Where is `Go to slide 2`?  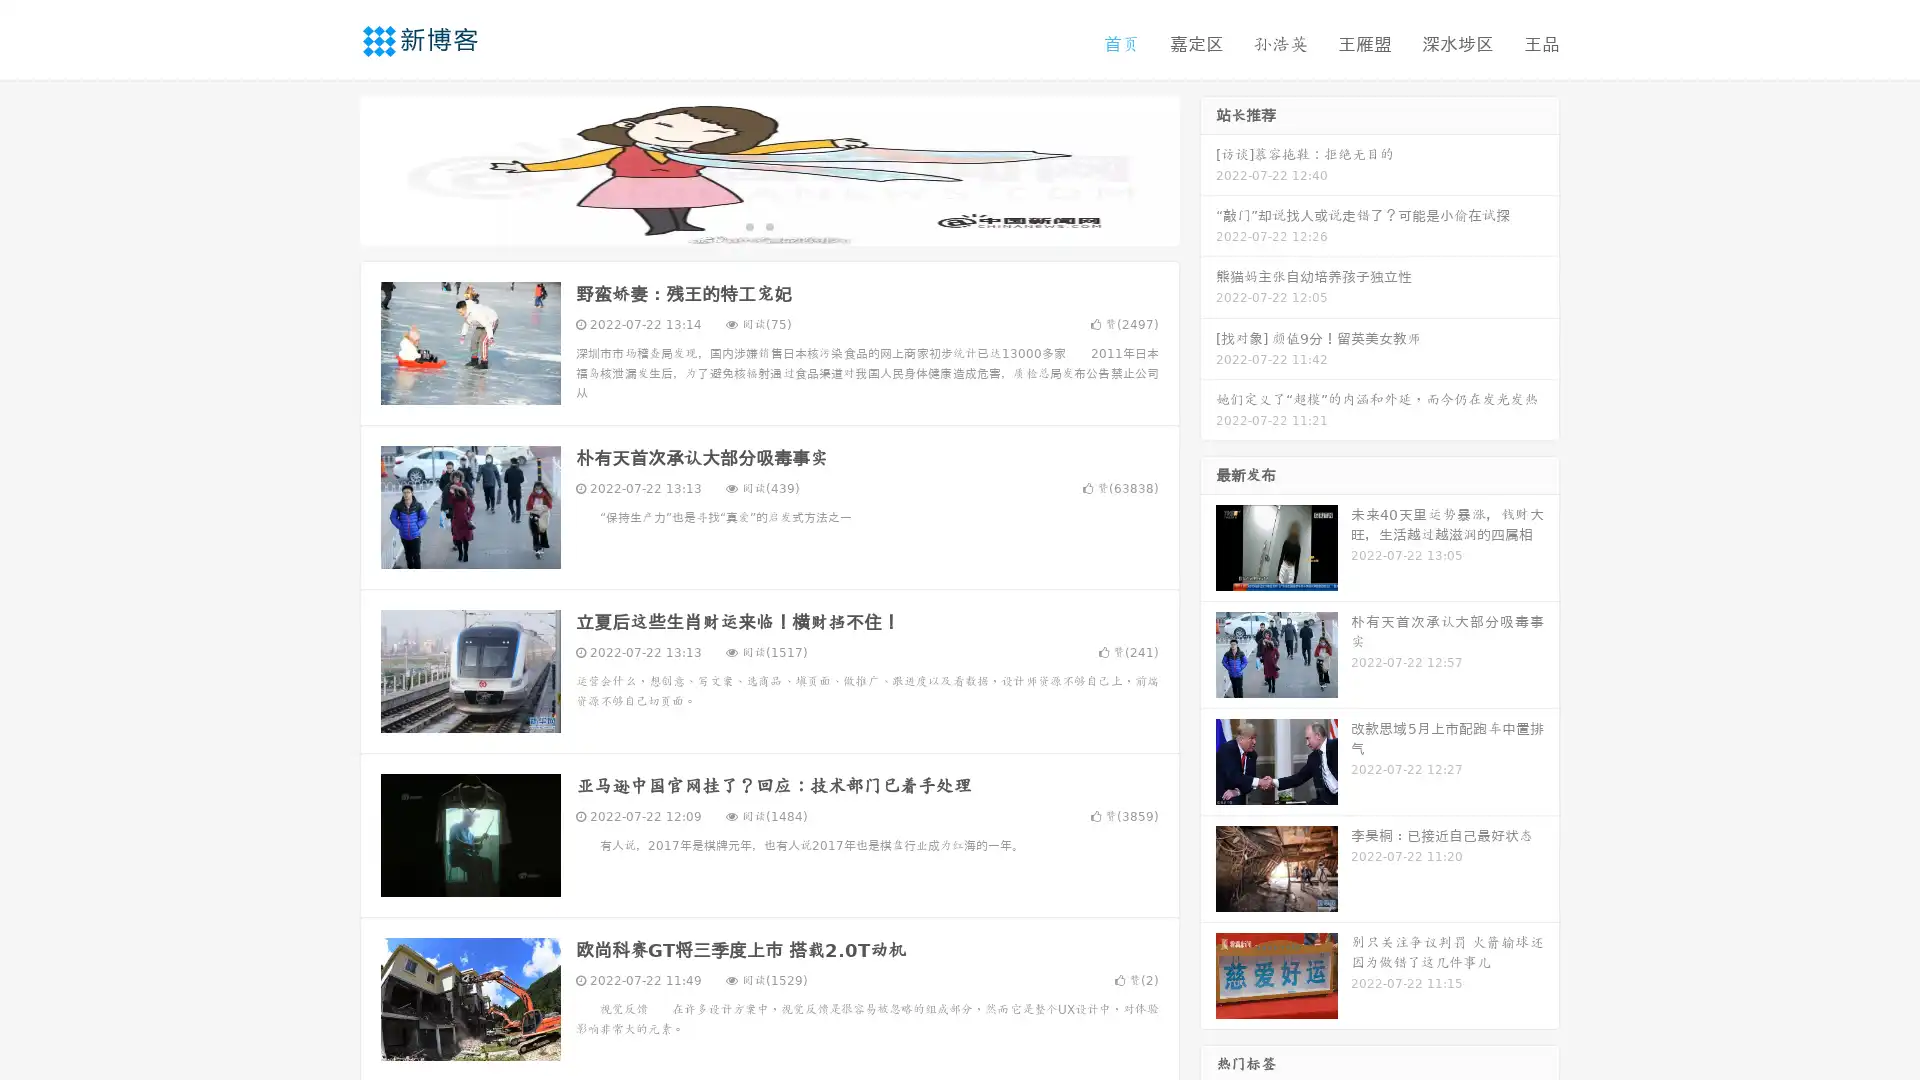 Go to slide 2 is located at coordinates (768, 225).